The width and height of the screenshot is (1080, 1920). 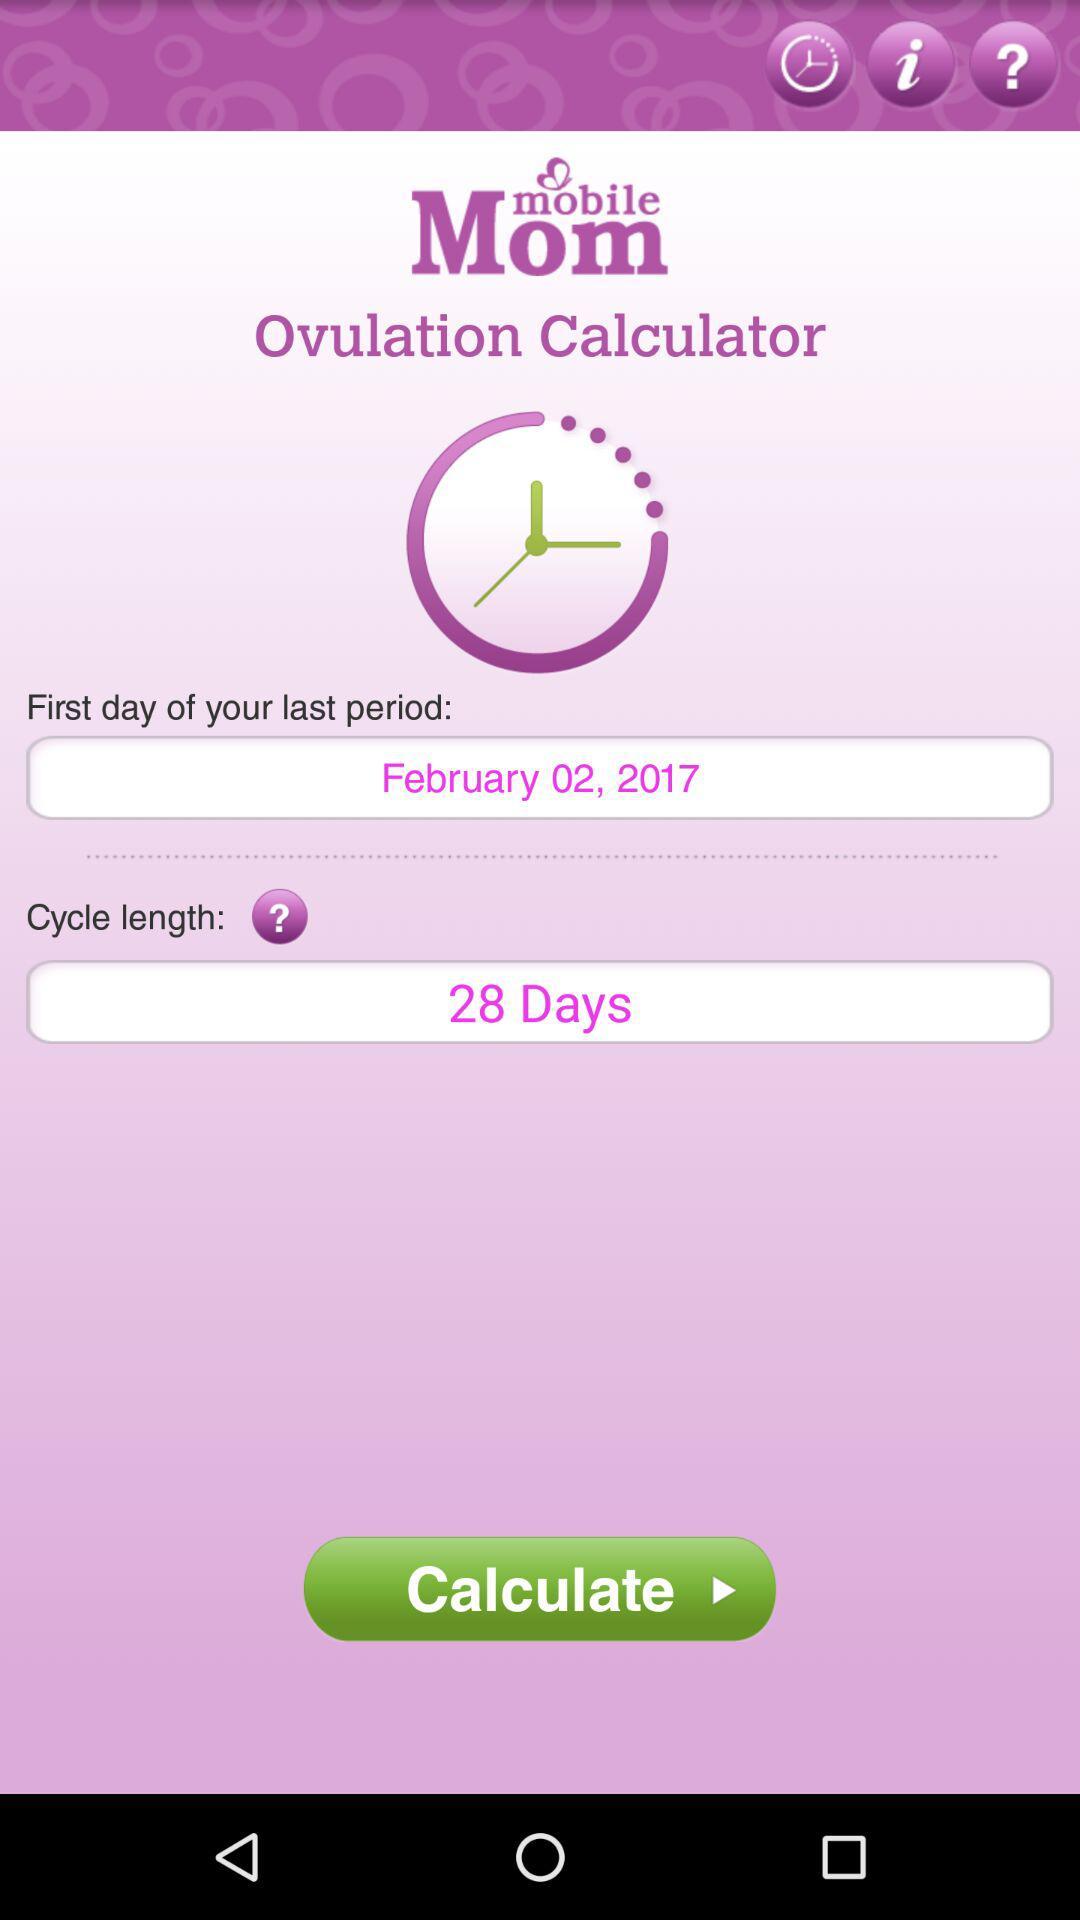 I want to click on item below the first day of item, so click(x=540, y=776).